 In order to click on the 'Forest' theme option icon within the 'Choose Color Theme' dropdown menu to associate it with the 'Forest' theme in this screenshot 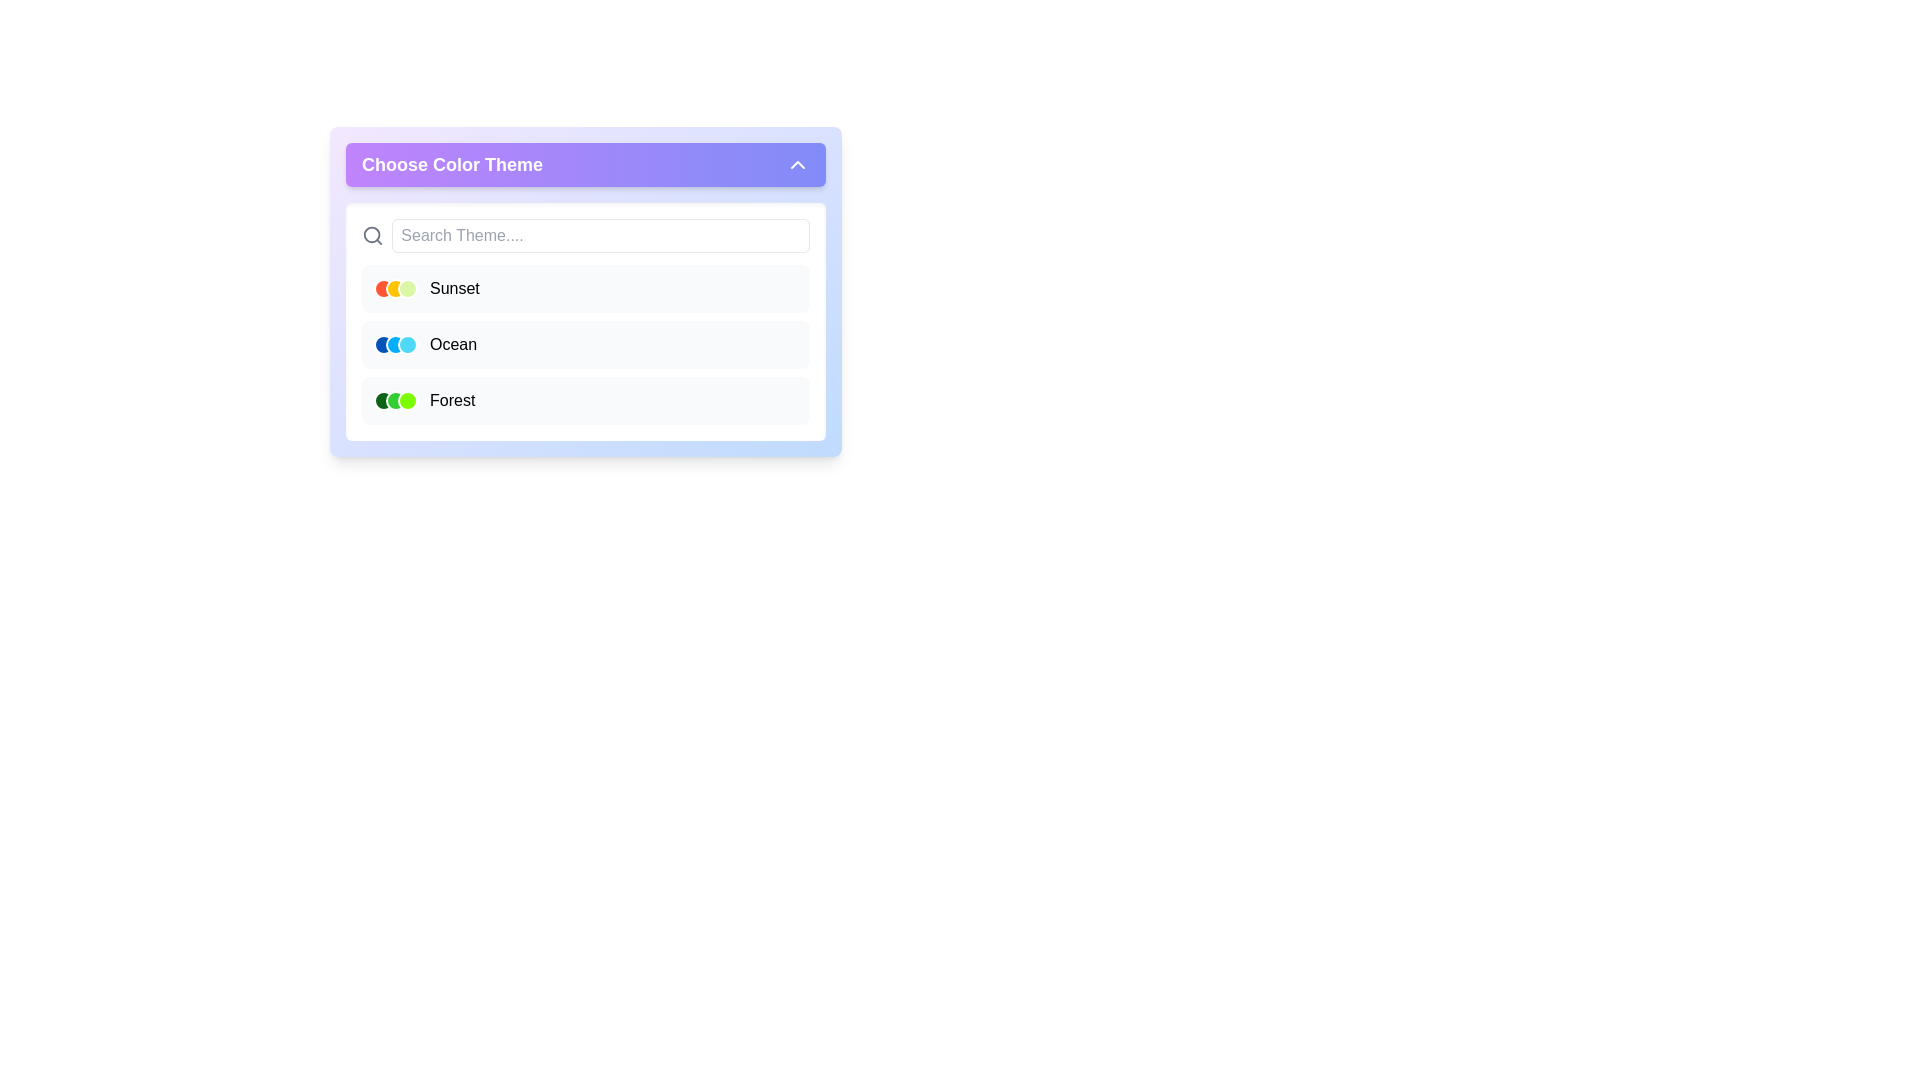, I will do `click(395, 401)`.